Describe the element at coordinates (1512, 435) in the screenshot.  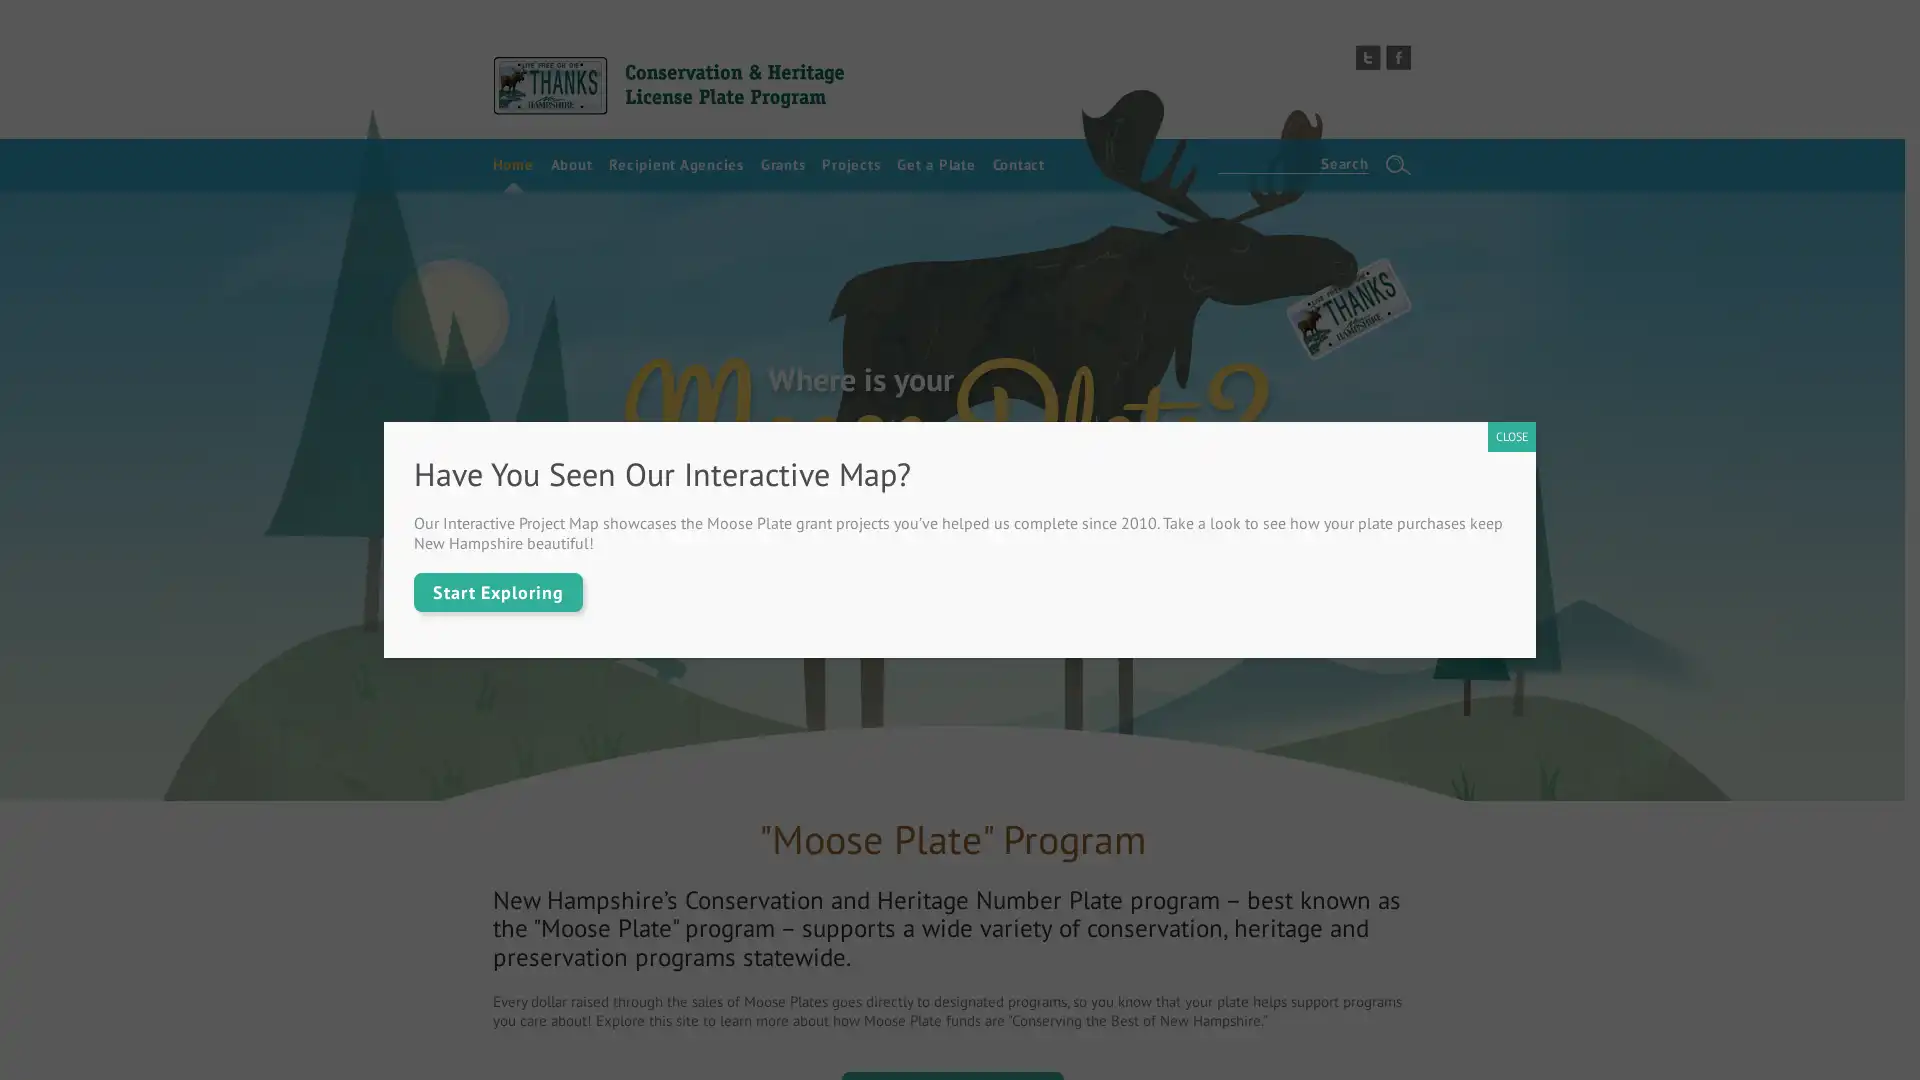
I see `Close` at that location.